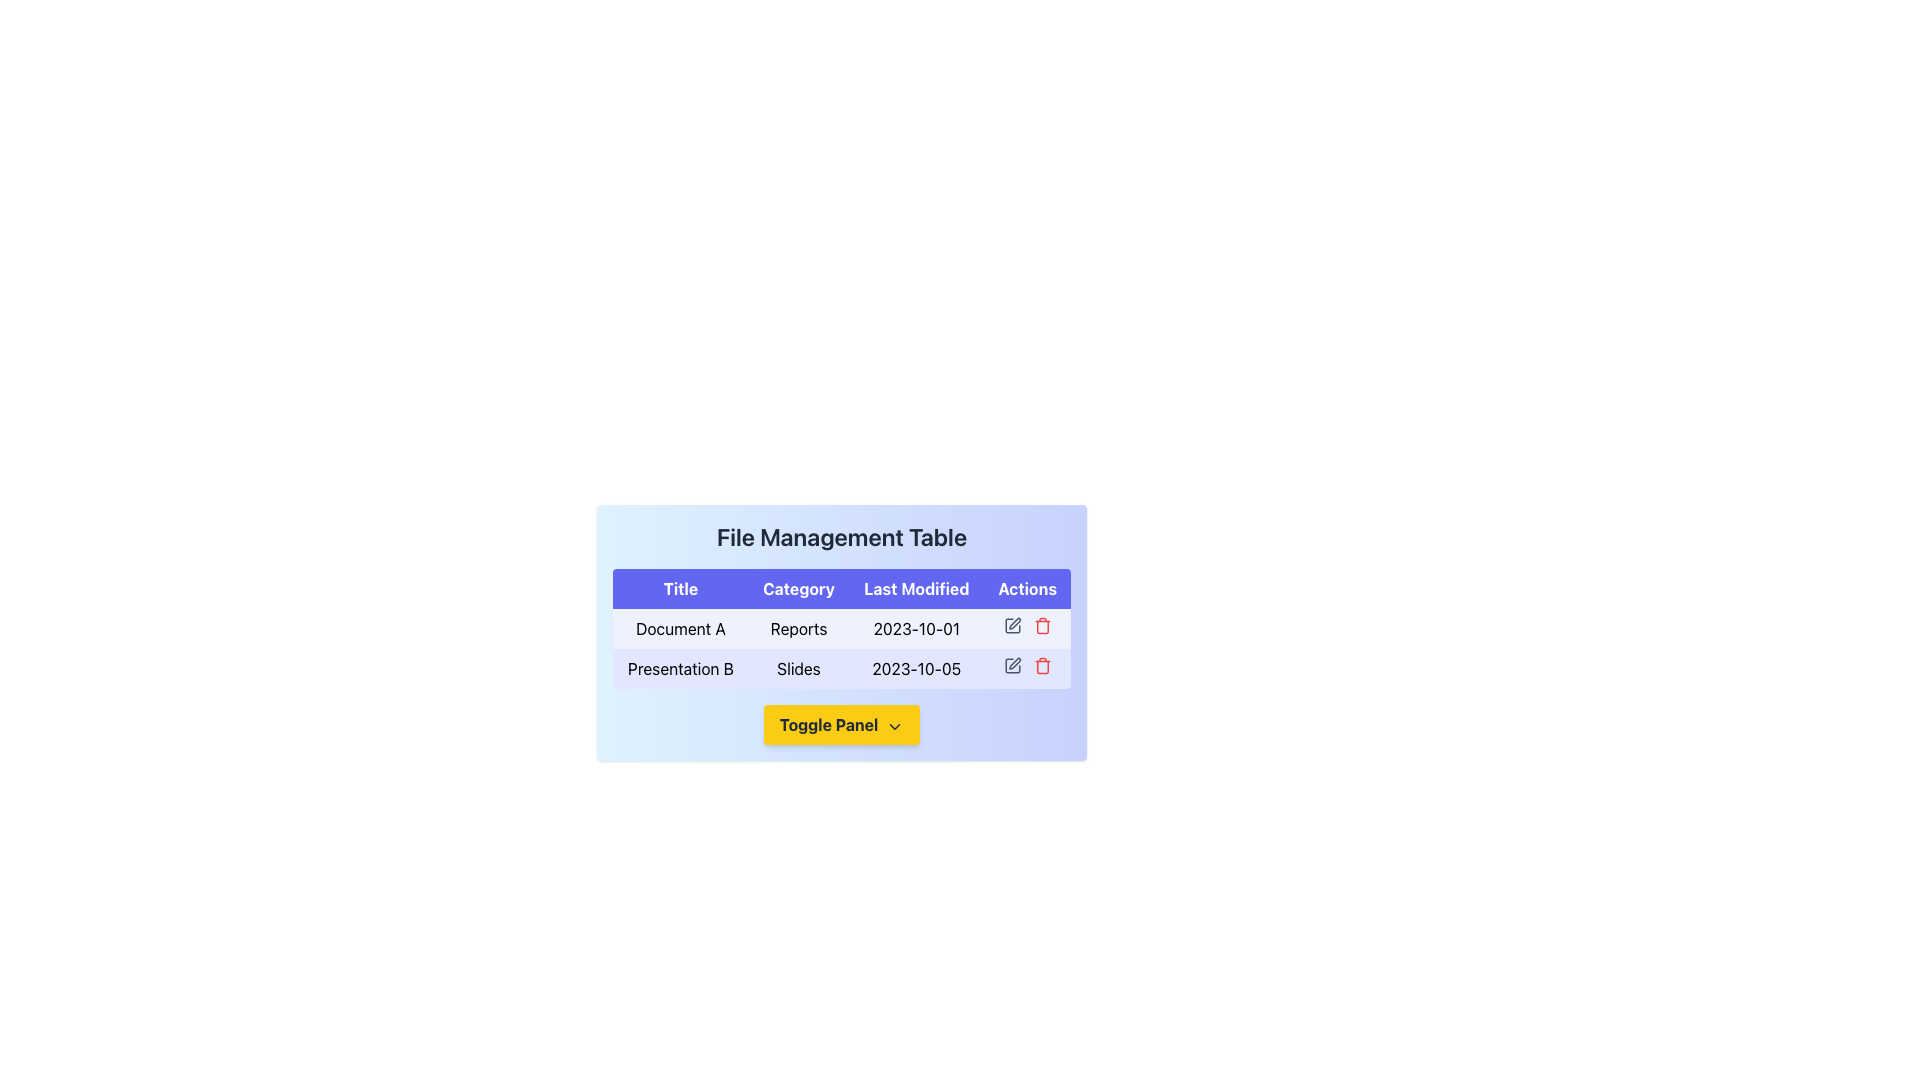  Describe the element at coordinates (1027, 668) in the screenshot. I see `the decorative spacing component located in the 'Actions' column of the second row in the file management table, positioned between the 'Edit' icon (gray) and the 'Delete' icon (red)` at that location.